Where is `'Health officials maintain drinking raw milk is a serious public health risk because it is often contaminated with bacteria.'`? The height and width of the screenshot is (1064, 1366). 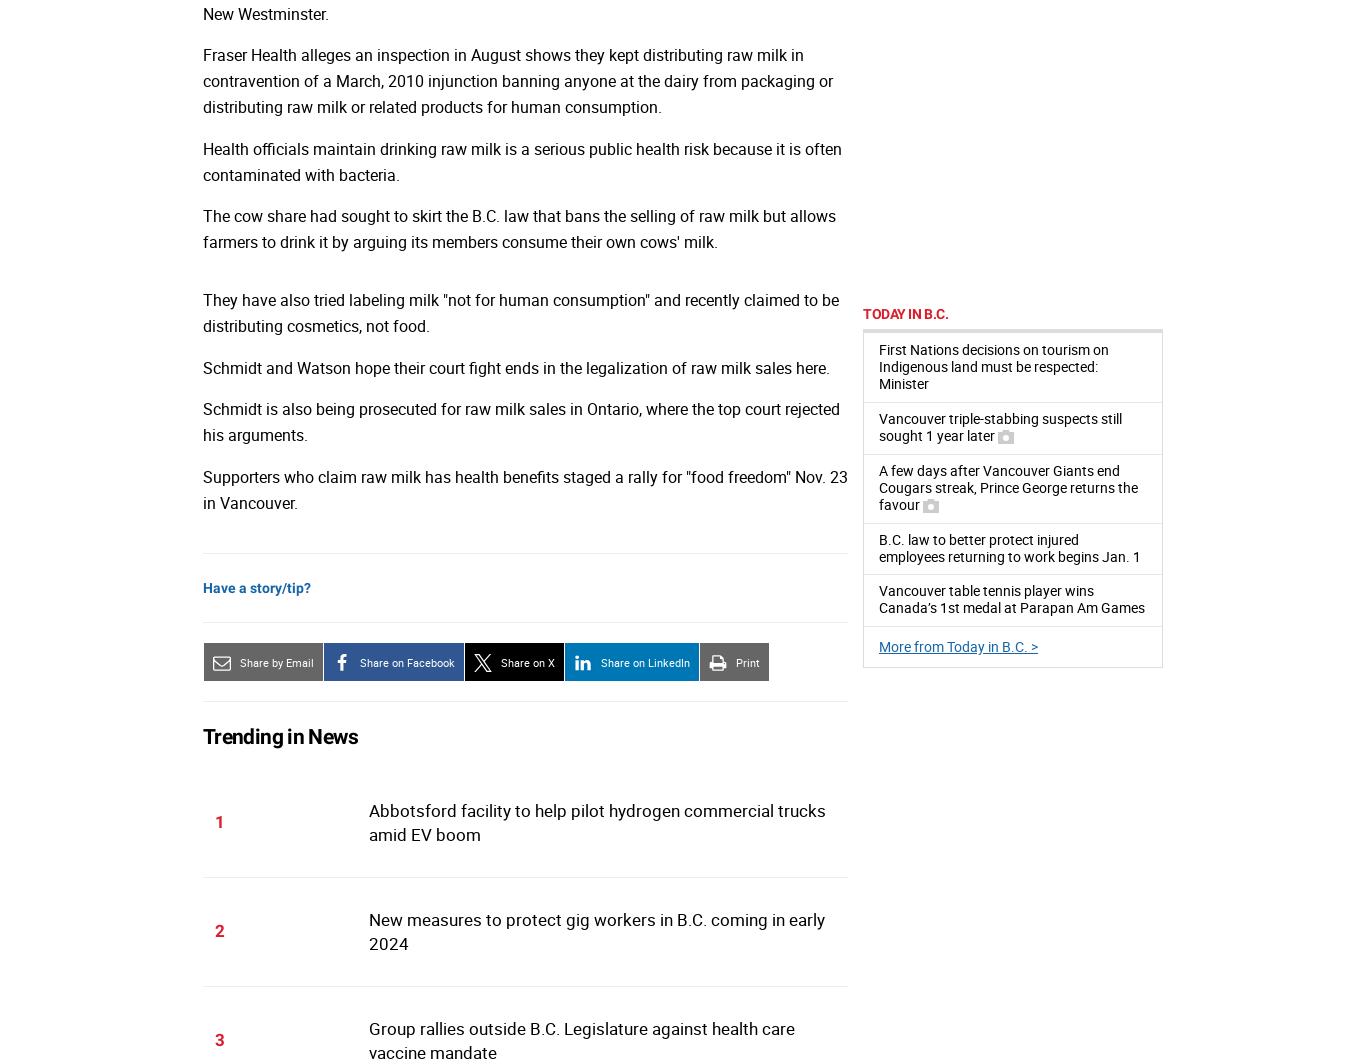
'Health officials maintain drinking raw milk is a serious public health risk because it is often contaminated with bacteria.' is located at coordinates (522, 160).